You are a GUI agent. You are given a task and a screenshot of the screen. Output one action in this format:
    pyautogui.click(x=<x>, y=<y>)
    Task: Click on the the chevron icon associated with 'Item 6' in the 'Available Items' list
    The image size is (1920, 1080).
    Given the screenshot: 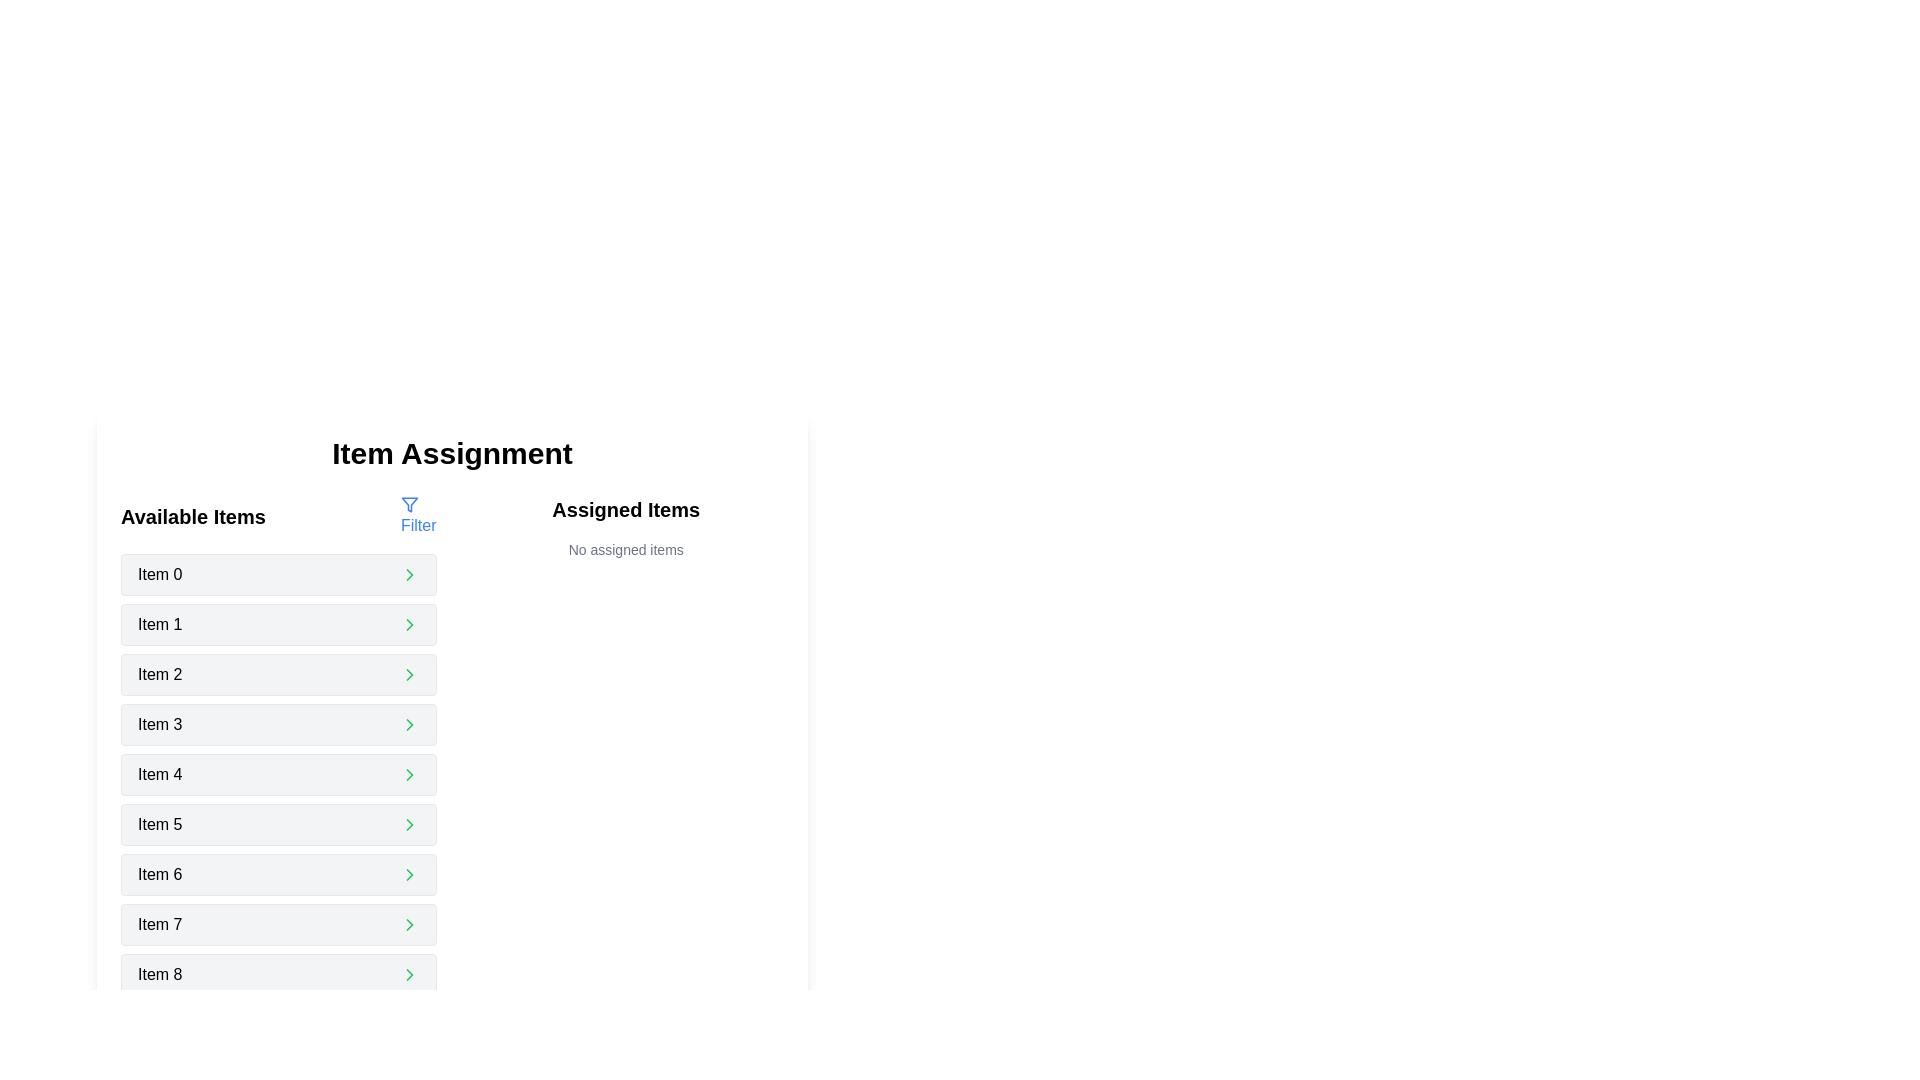 What is the action you would take?
    pyautogui.click(x=408, y=874)
    